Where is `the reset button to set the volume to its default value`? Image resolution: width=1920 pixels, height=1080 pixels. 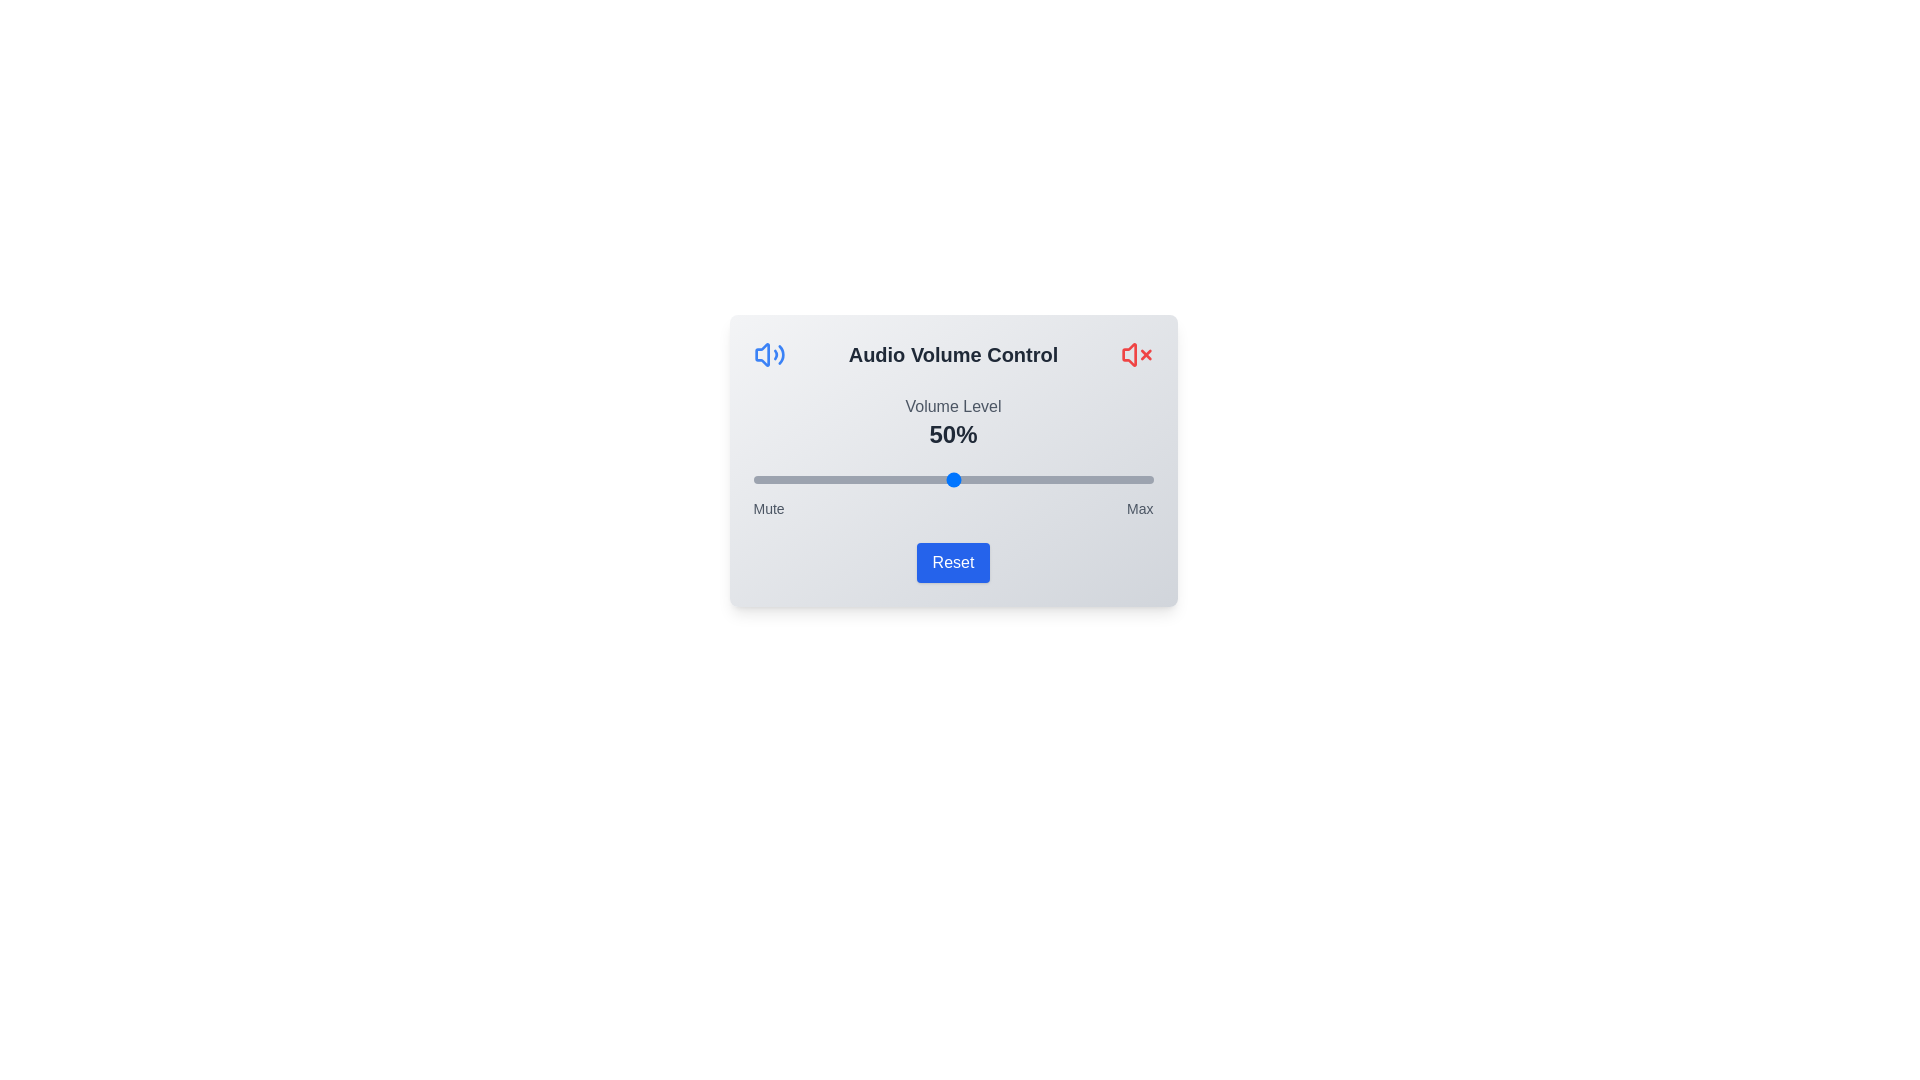 the reset button to set the volume to its default value is located at coordinates (952, 563).